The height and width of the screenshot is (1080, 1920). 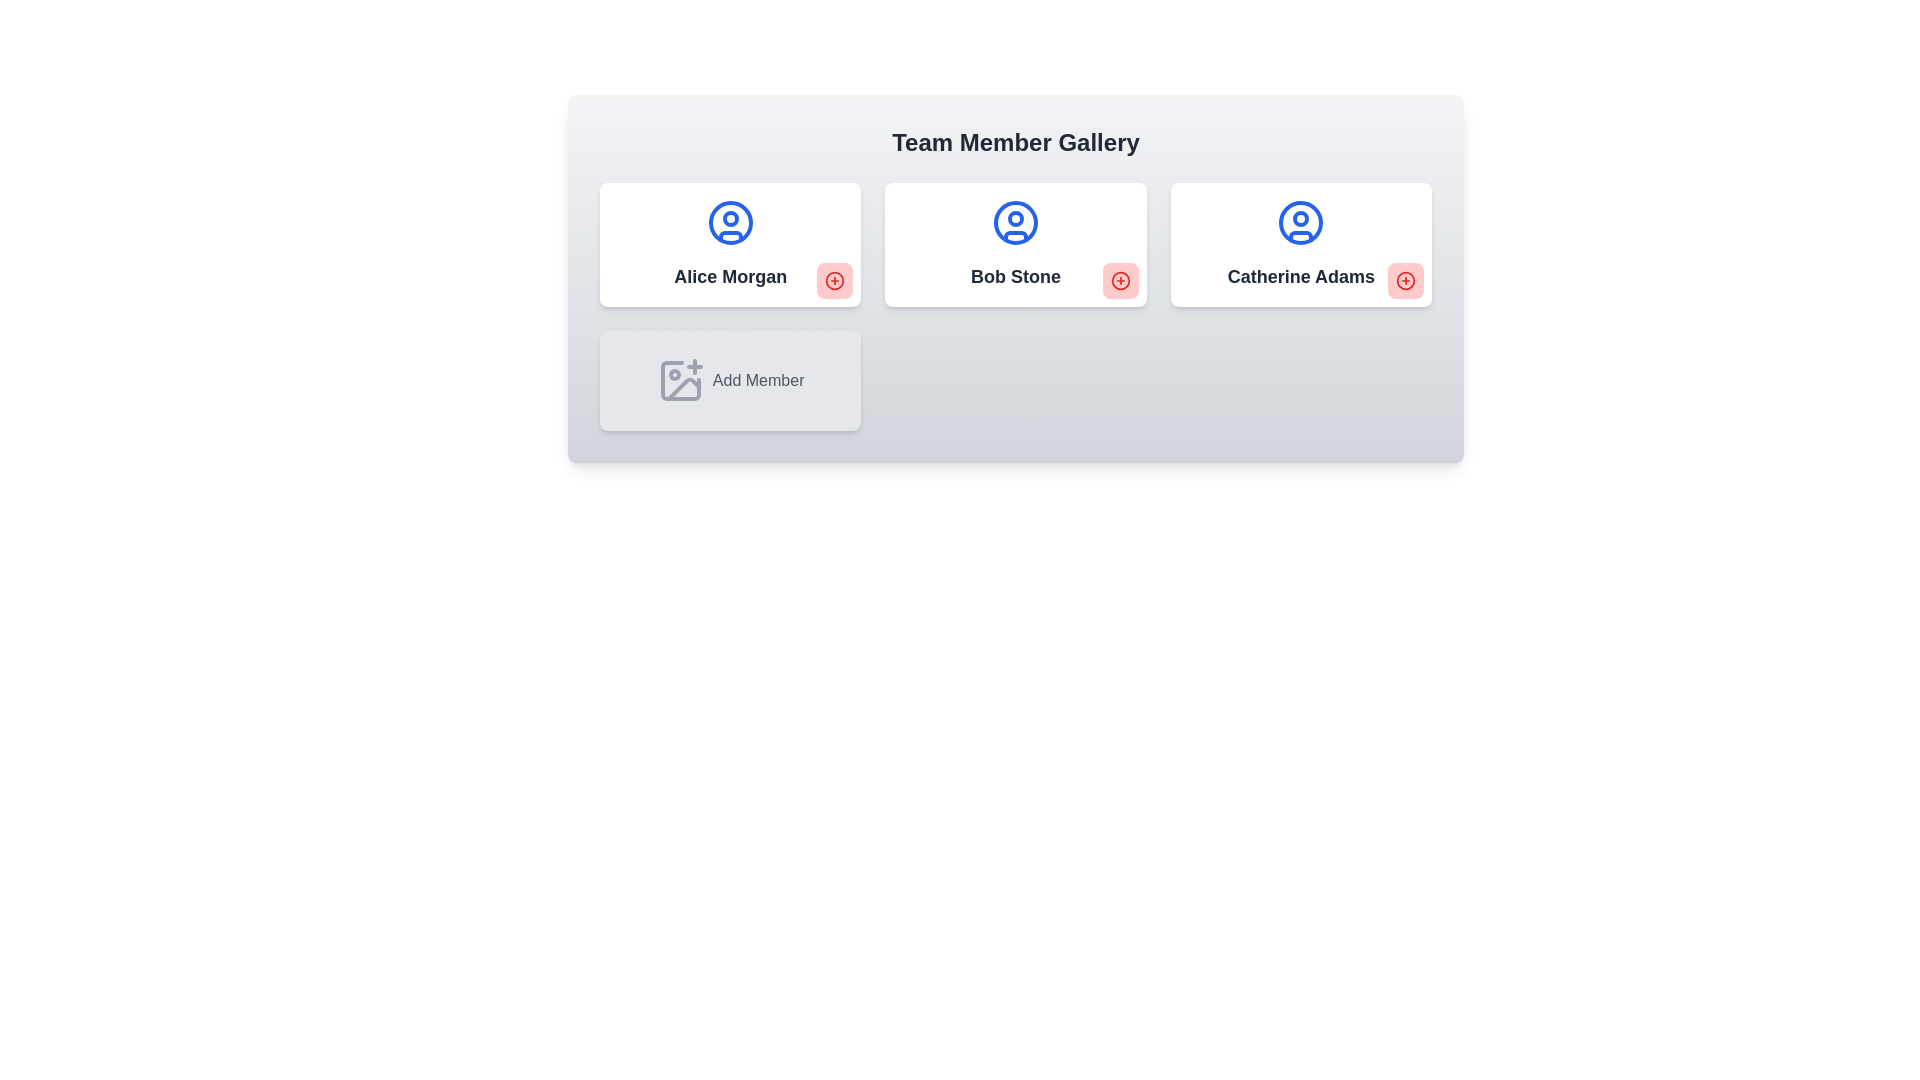 What do you see at coordinates (1016, 277) in the screenshot?
I see `the Text Label element displaying 'Bob Stone', which is in bold and centered within a card component, located in the middle position of three horizontally-aligned cards` at bounding box center [1016, 277].